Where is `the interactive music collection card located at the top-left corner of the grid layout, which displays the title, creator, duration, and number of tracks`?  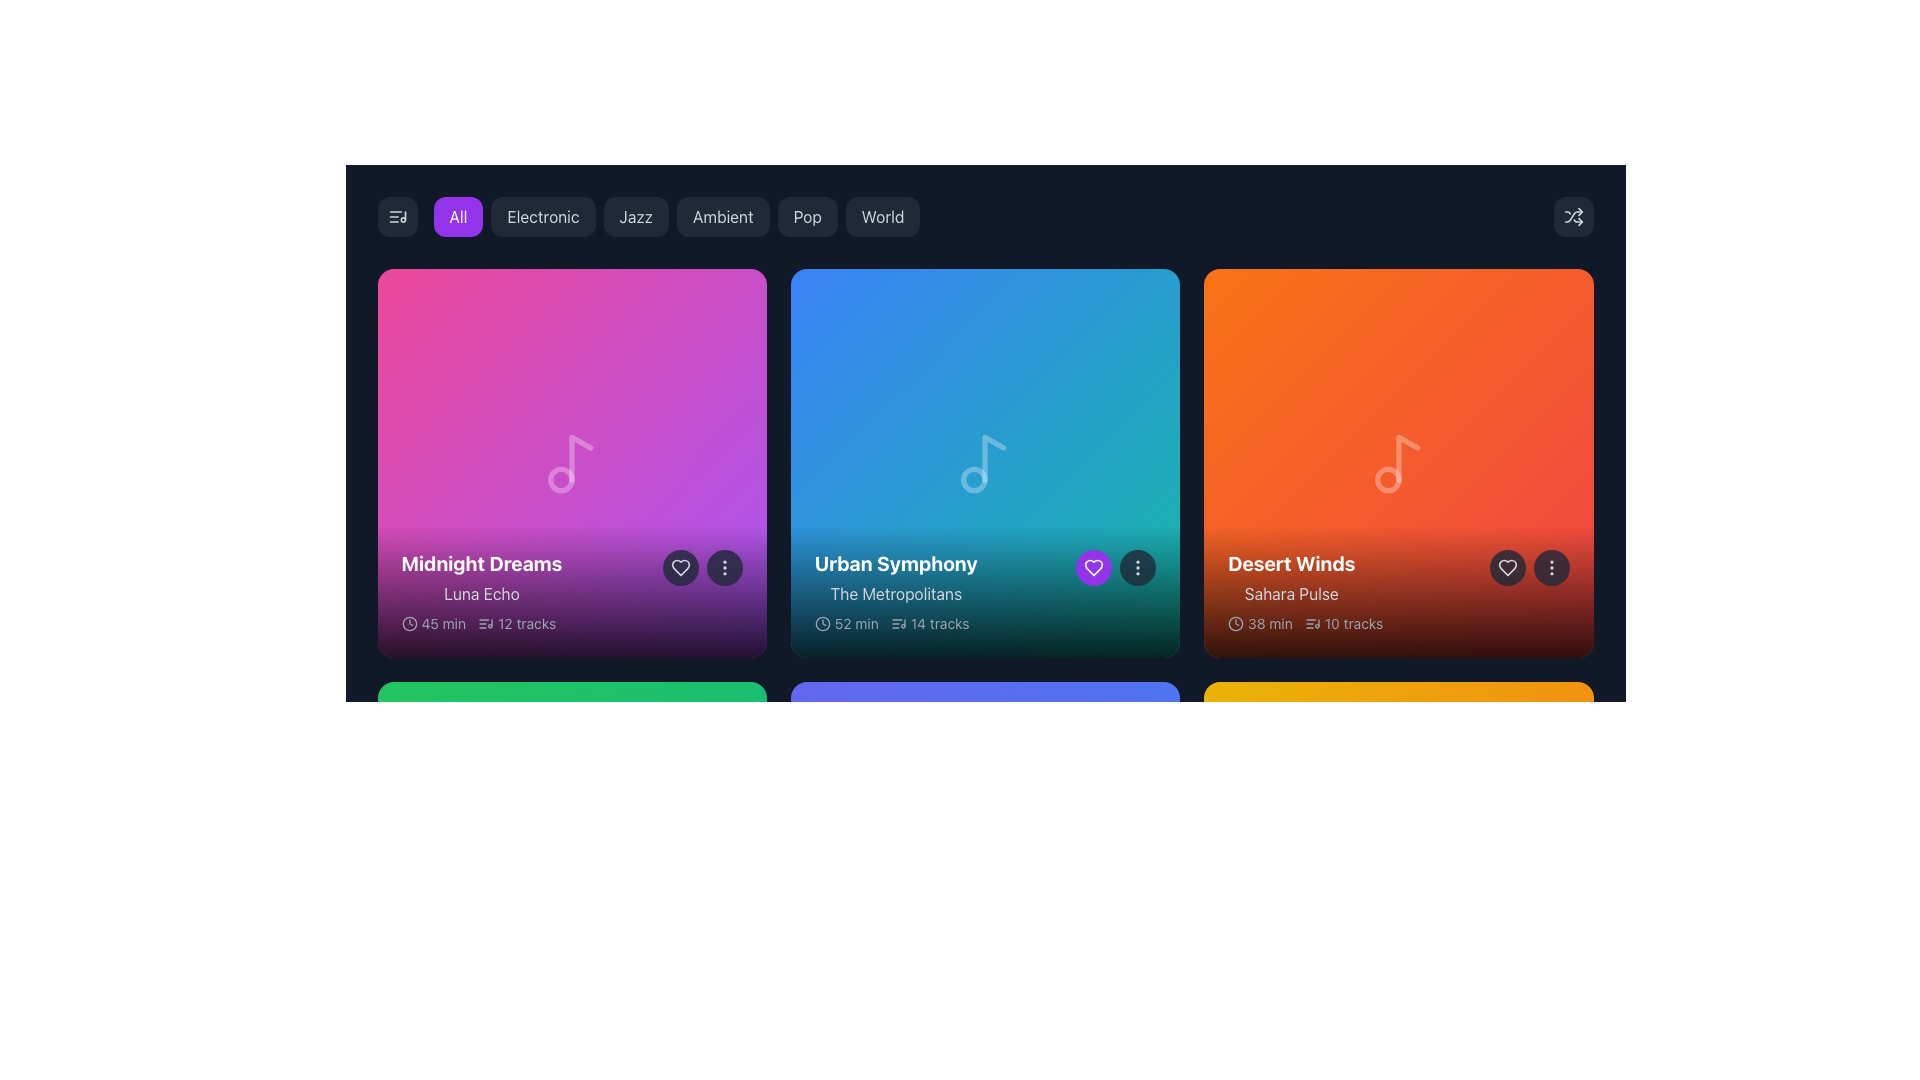 the interactive music collection card located at the top-left corner of the grid layout, which displays the title, creator, duration, and number of tracks is located at coordinates (571, 463).